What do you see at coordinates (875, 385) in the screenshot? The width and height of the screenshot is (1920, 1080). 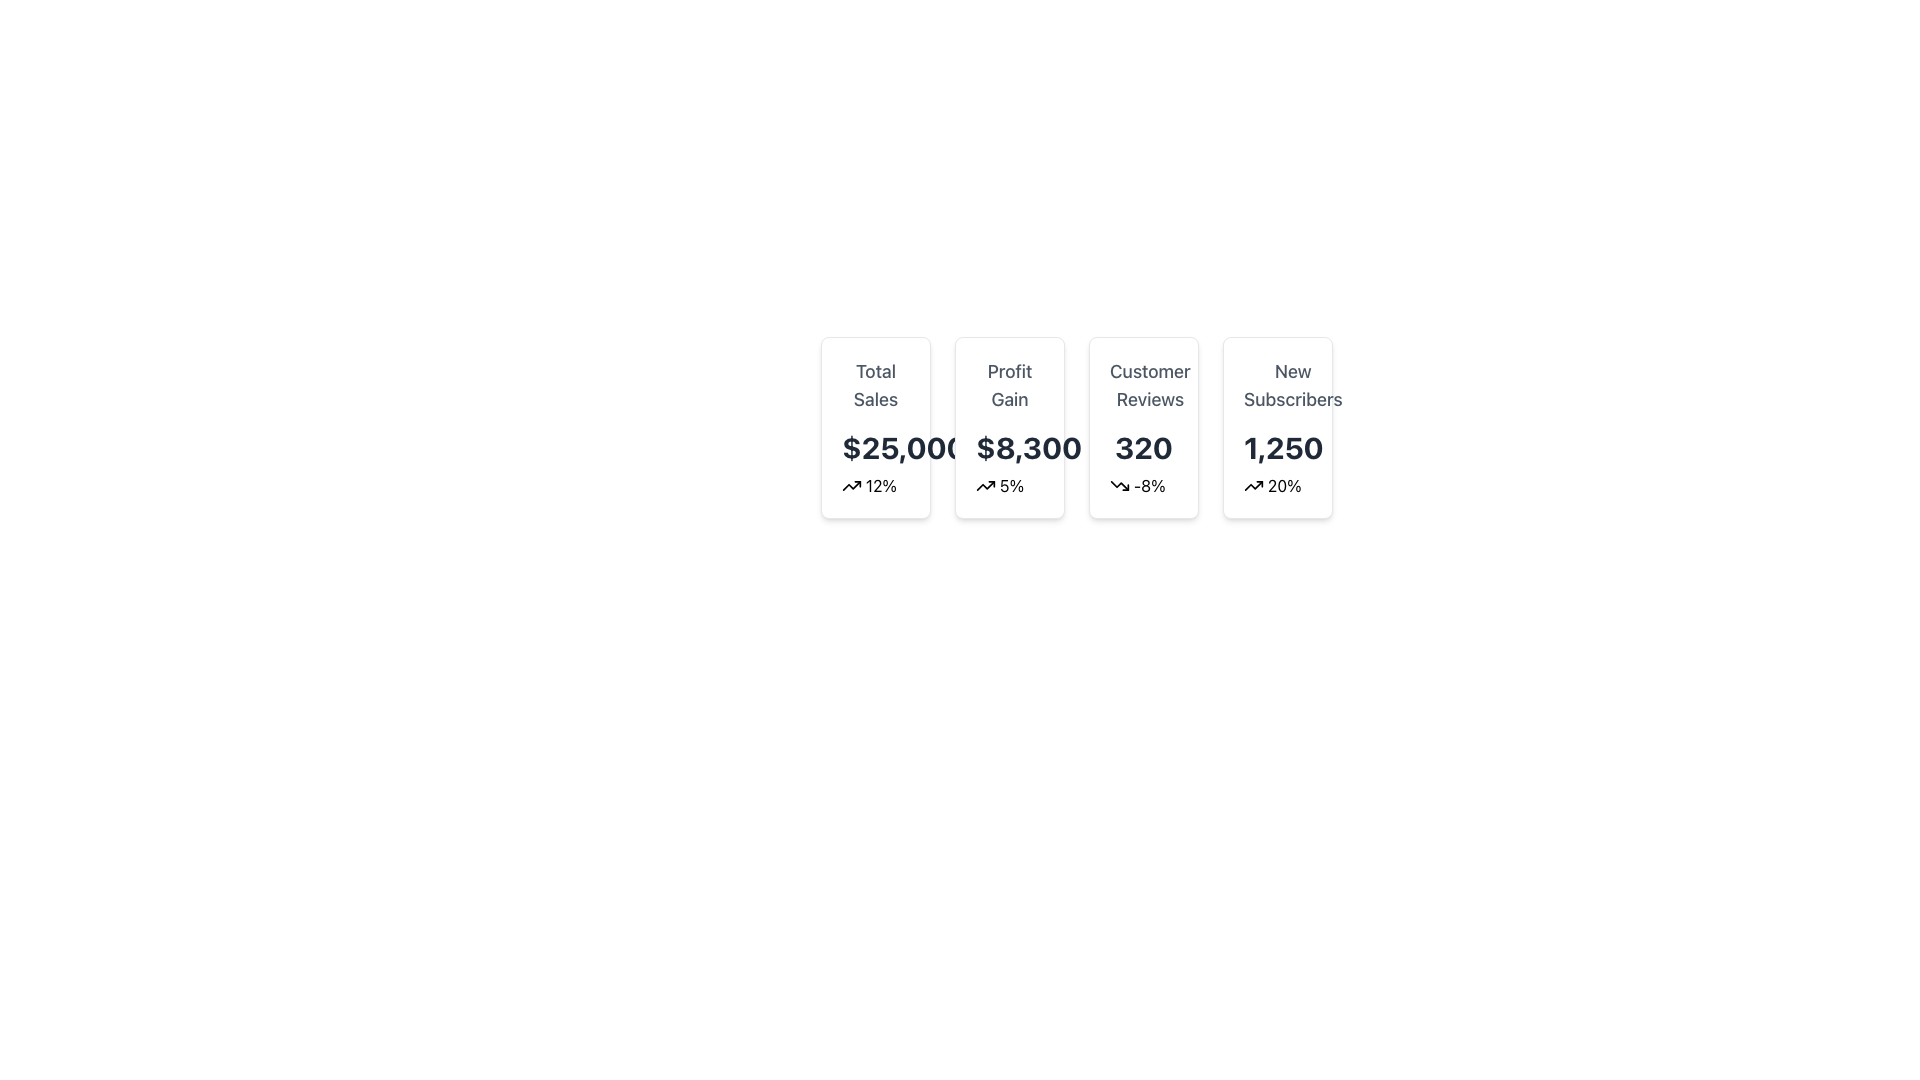 I see `the 'Total Sales' text label, which serves as a header for the data below it, located at the top section of the first card on the left` at bounding box center [875, 385].